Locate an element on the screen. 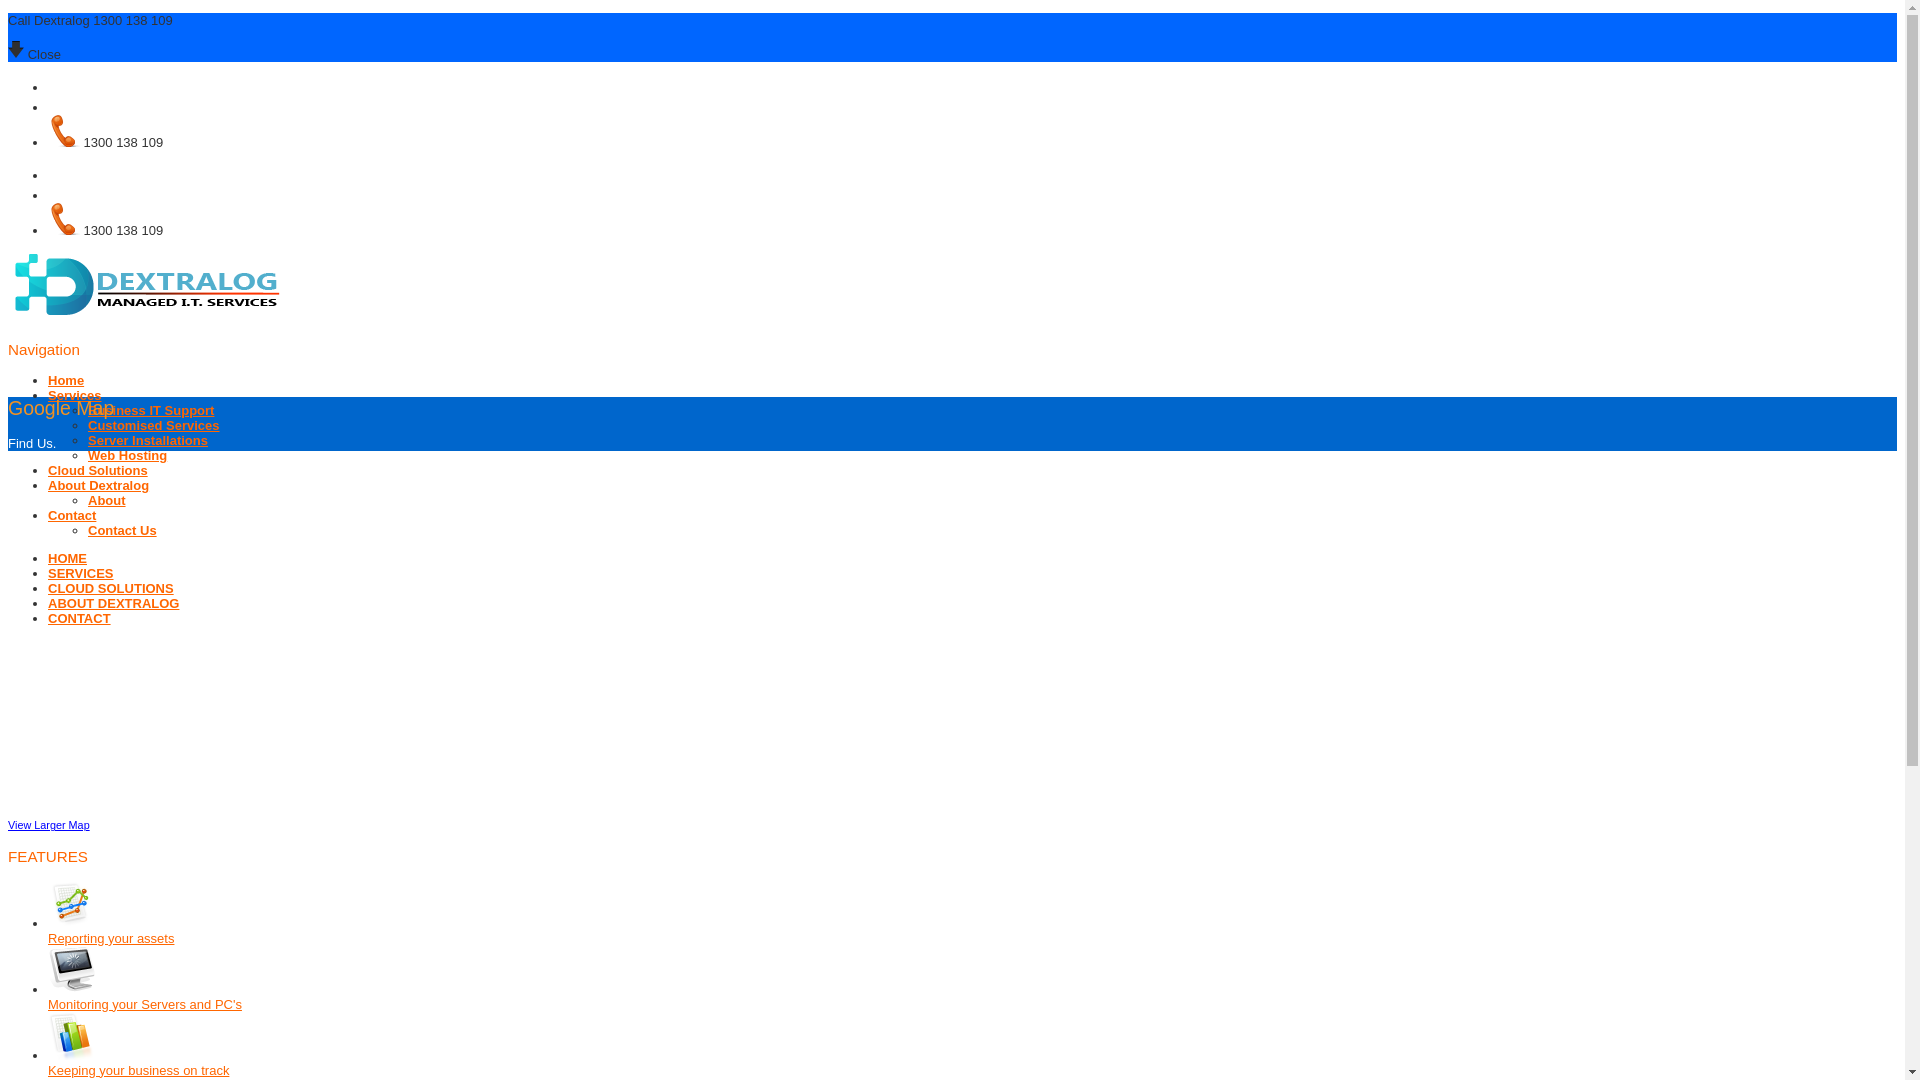 The image size is (1920, 1080). 'Monitoring your Servers and PC's' is located at coordinates (143, 1004).